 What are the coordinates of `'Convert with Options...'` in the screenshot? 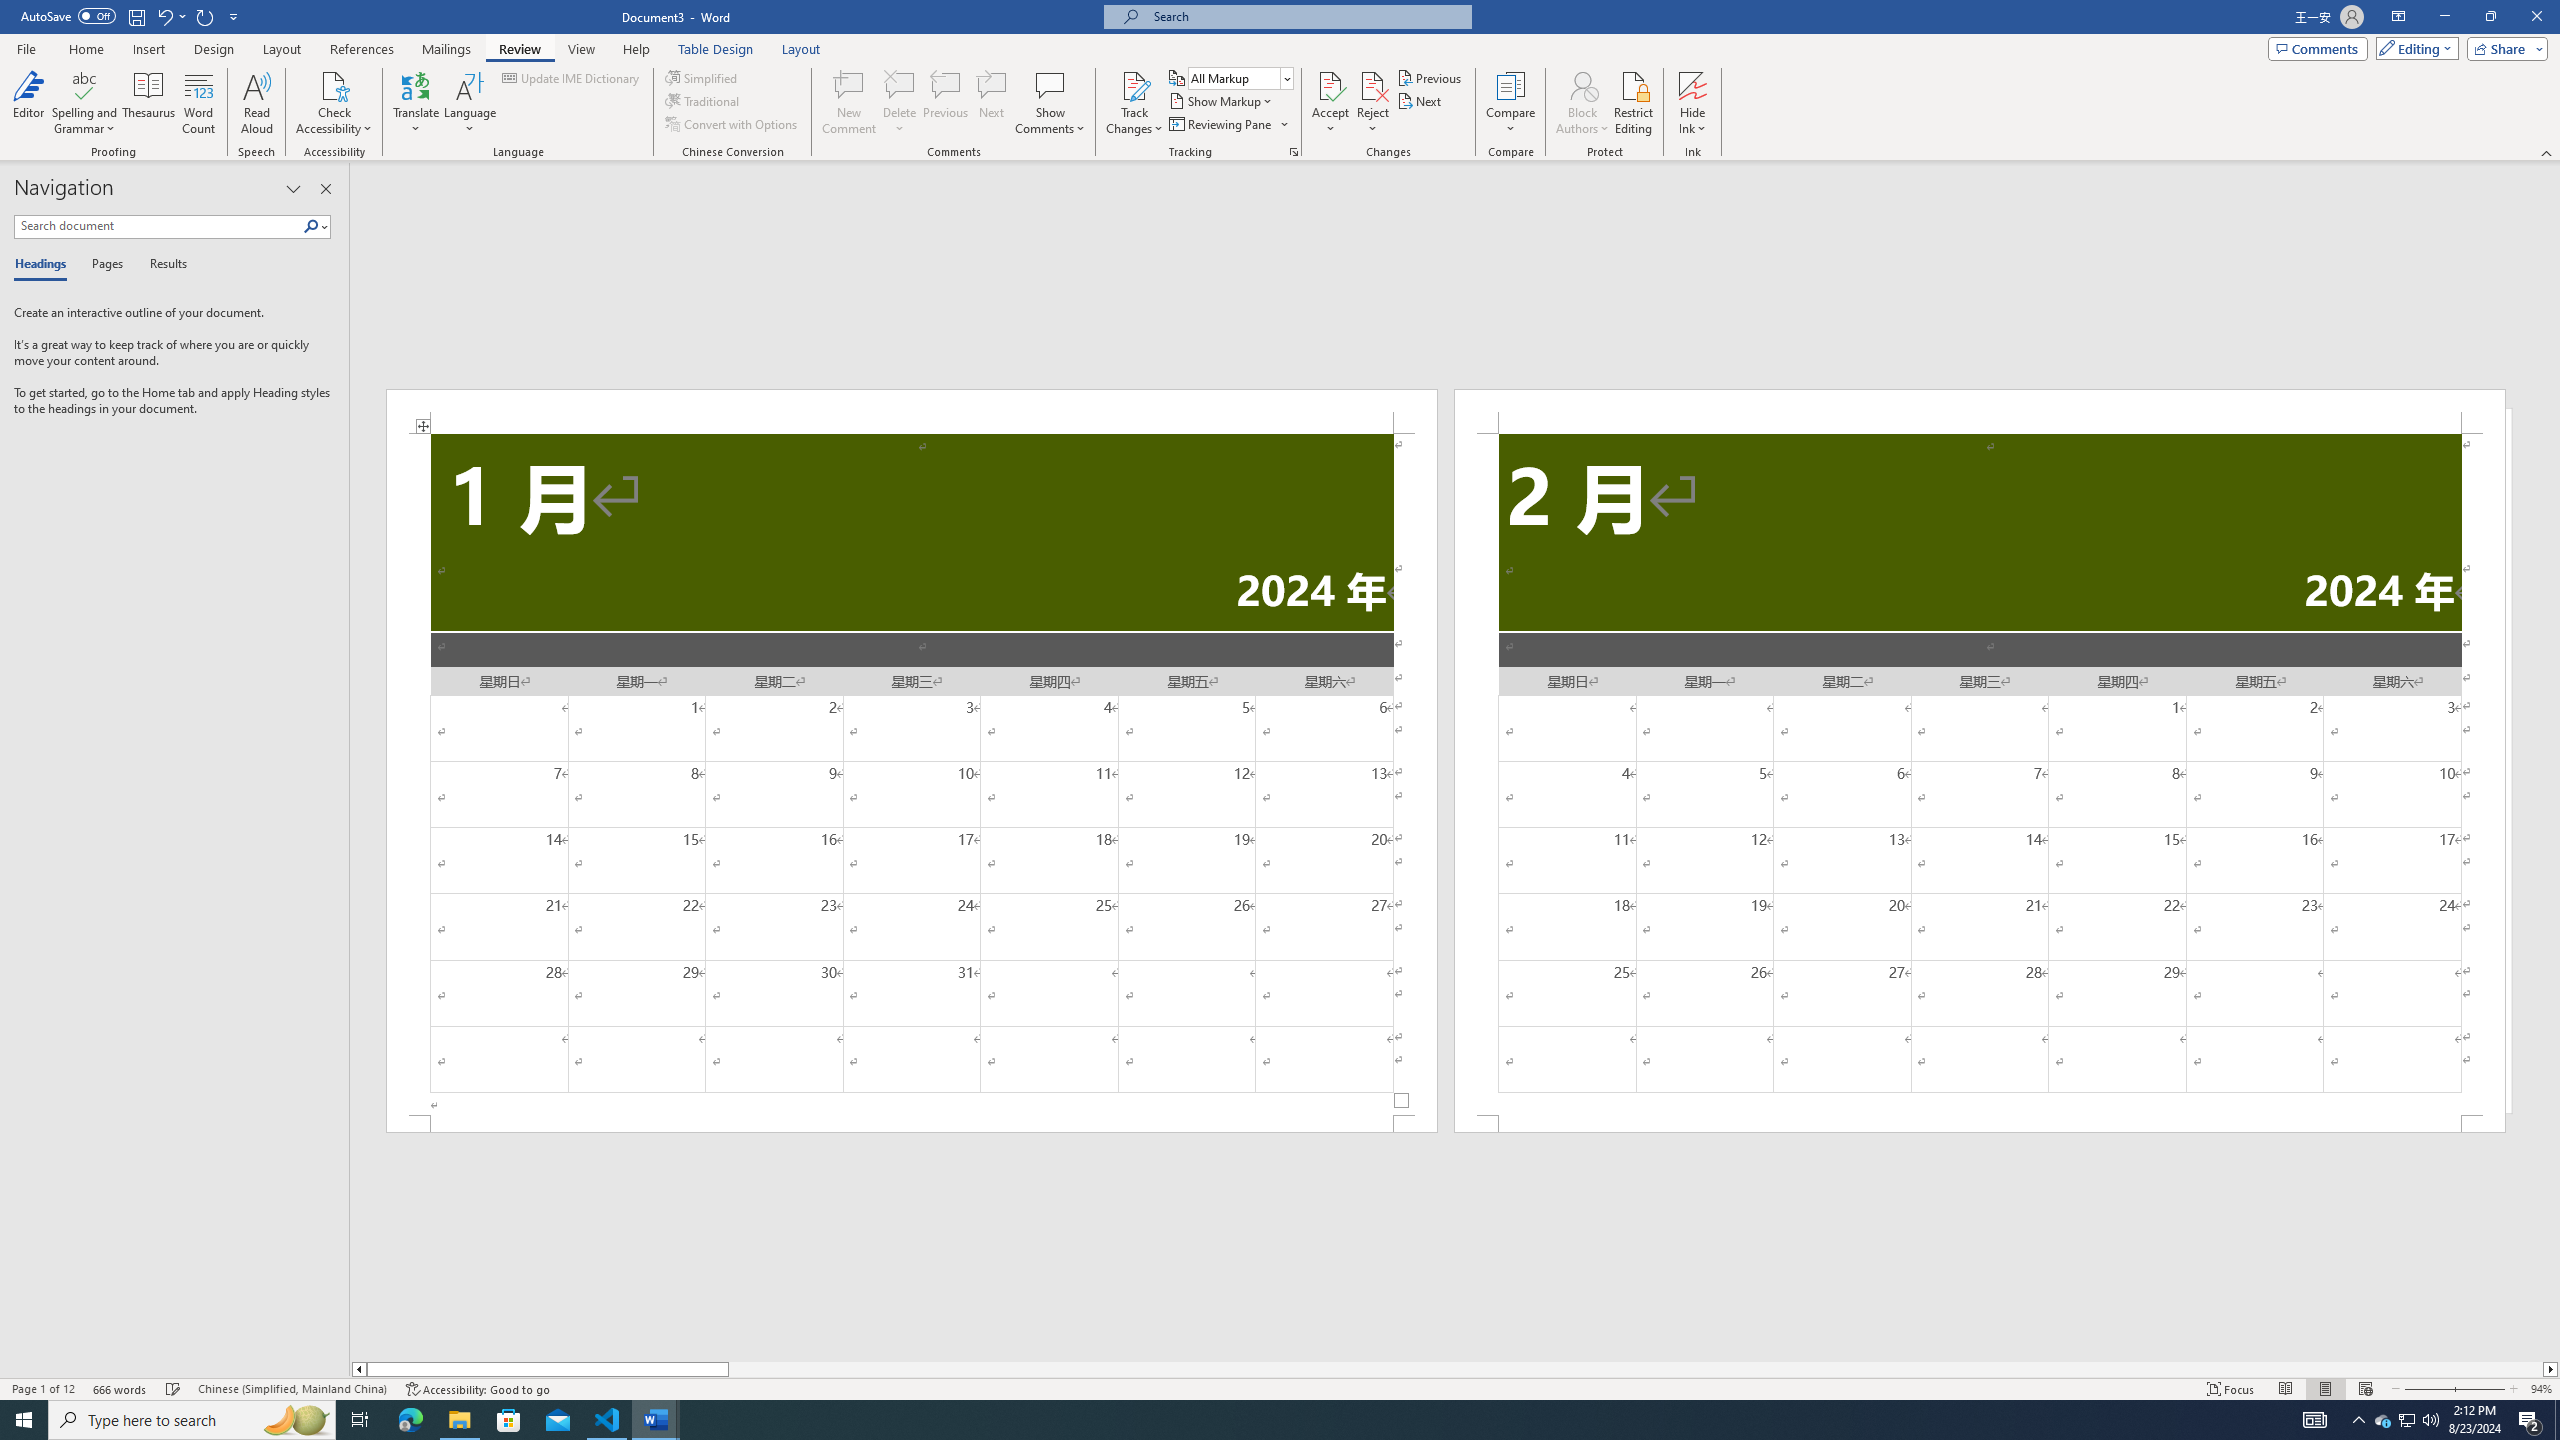 It's located at (733, 122).